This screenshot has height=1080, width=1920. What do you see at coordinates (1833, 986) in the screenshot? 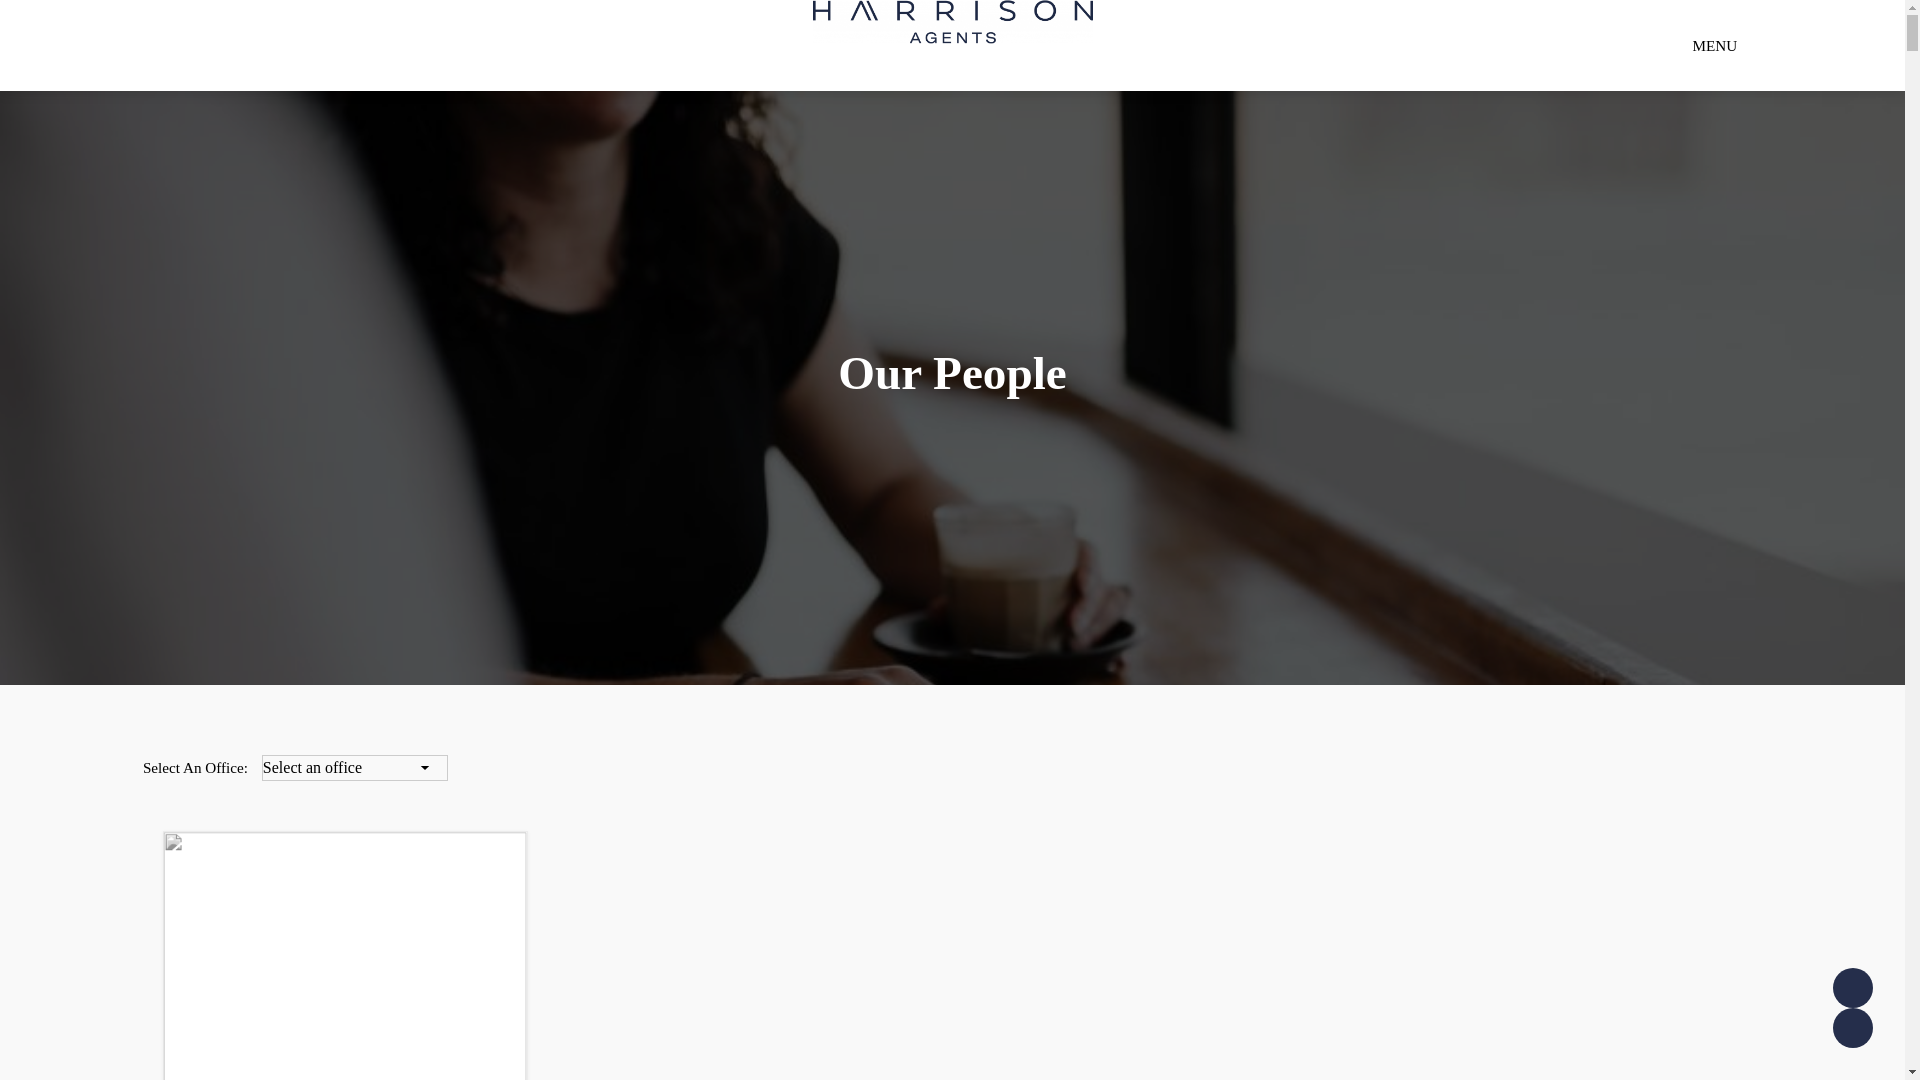
I see `'Buy Page'` at bounding box center [1833, 986].